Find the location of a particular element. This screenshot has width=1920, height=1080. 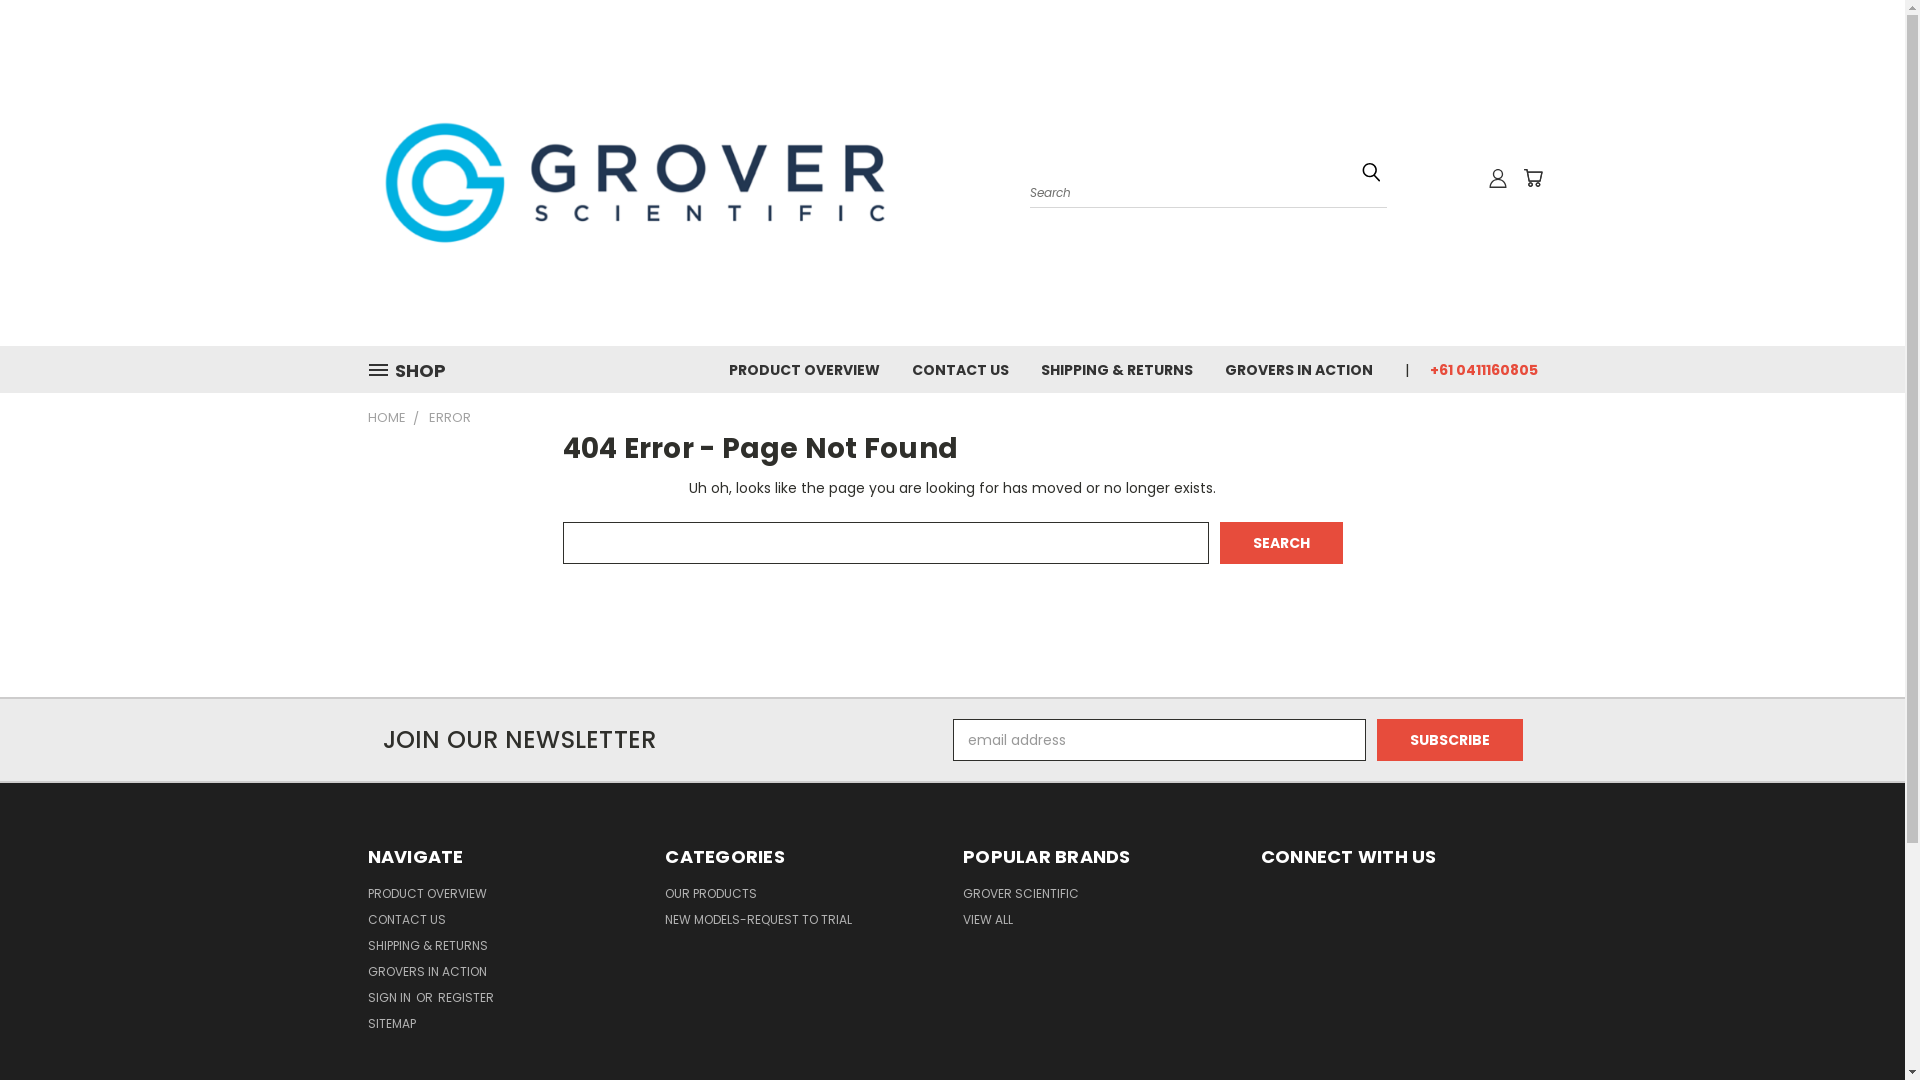

'HOME' is located at coordinates (387, 416).